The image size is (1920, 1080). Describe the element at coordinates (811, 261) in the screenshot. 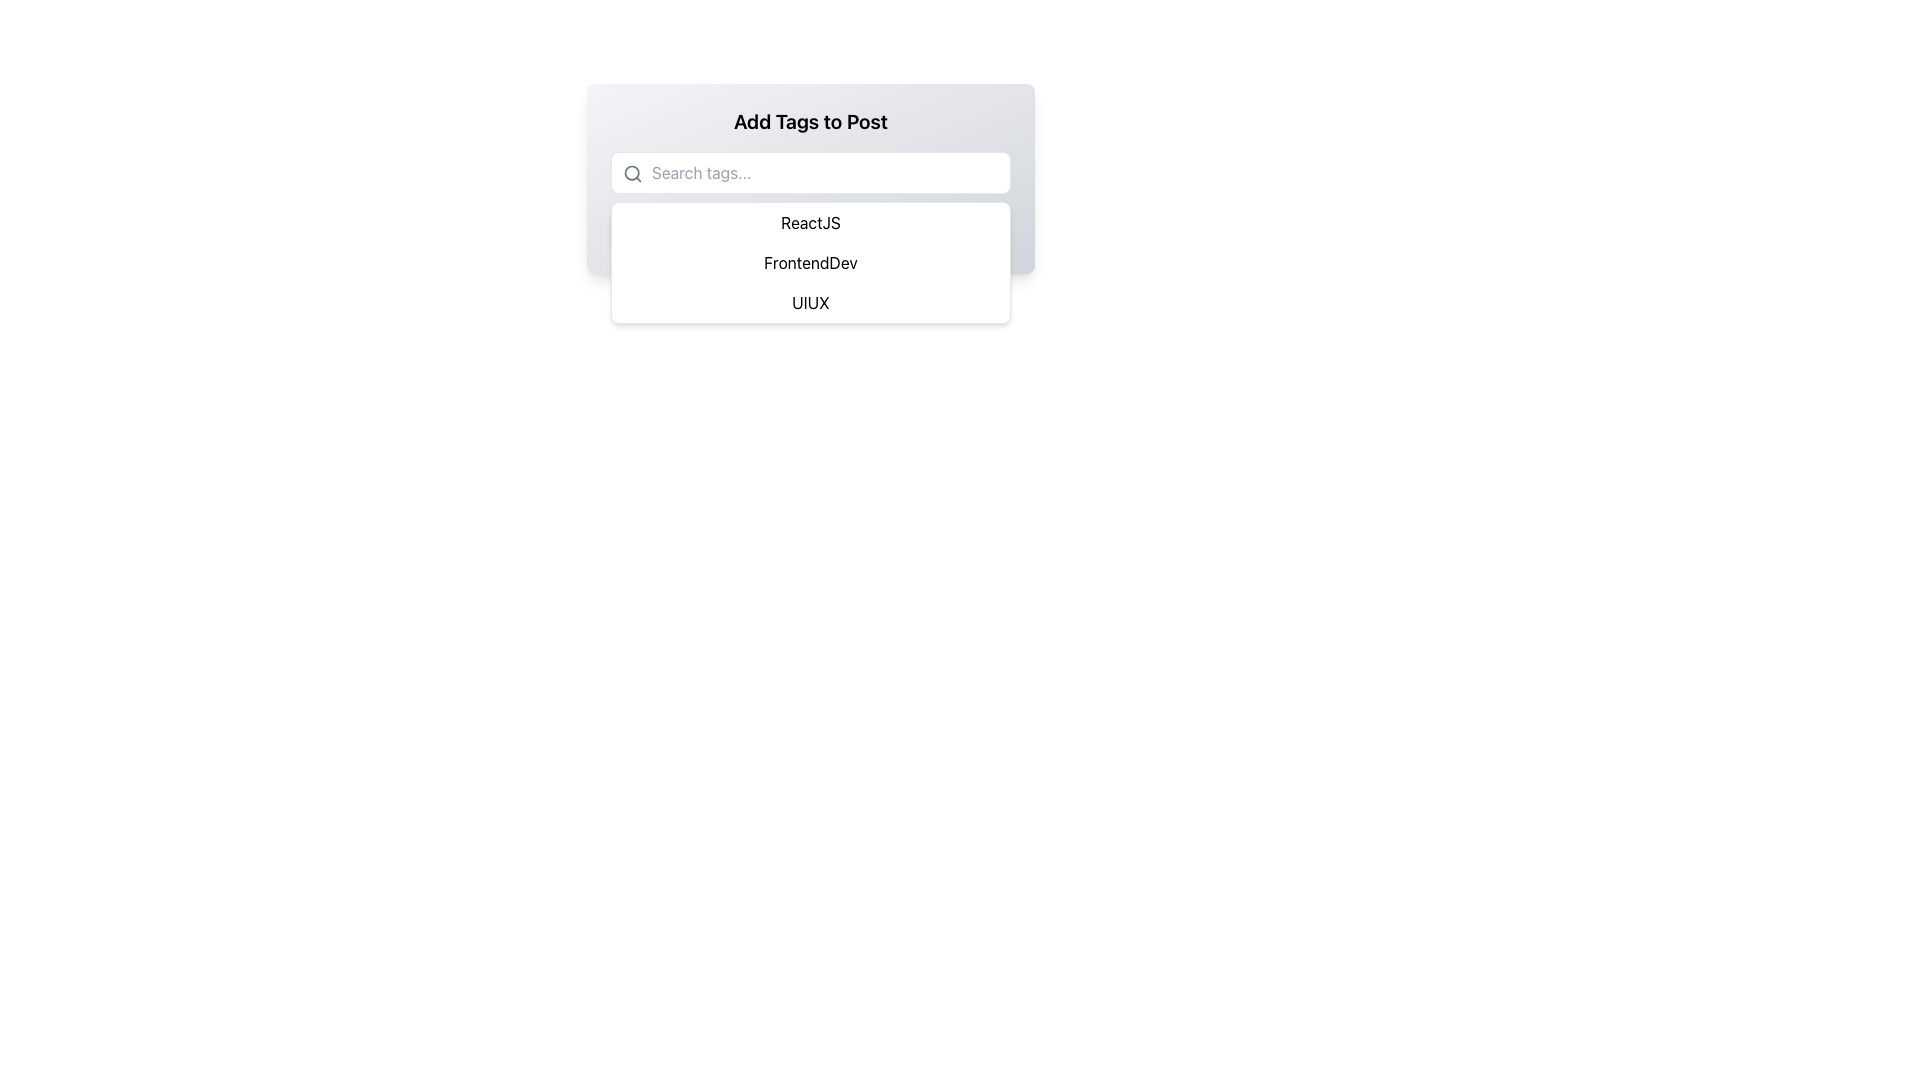

I see `the 'FrontendDev' option in the dropdown menu located beneath the 'Search tags...' input field` at that location.